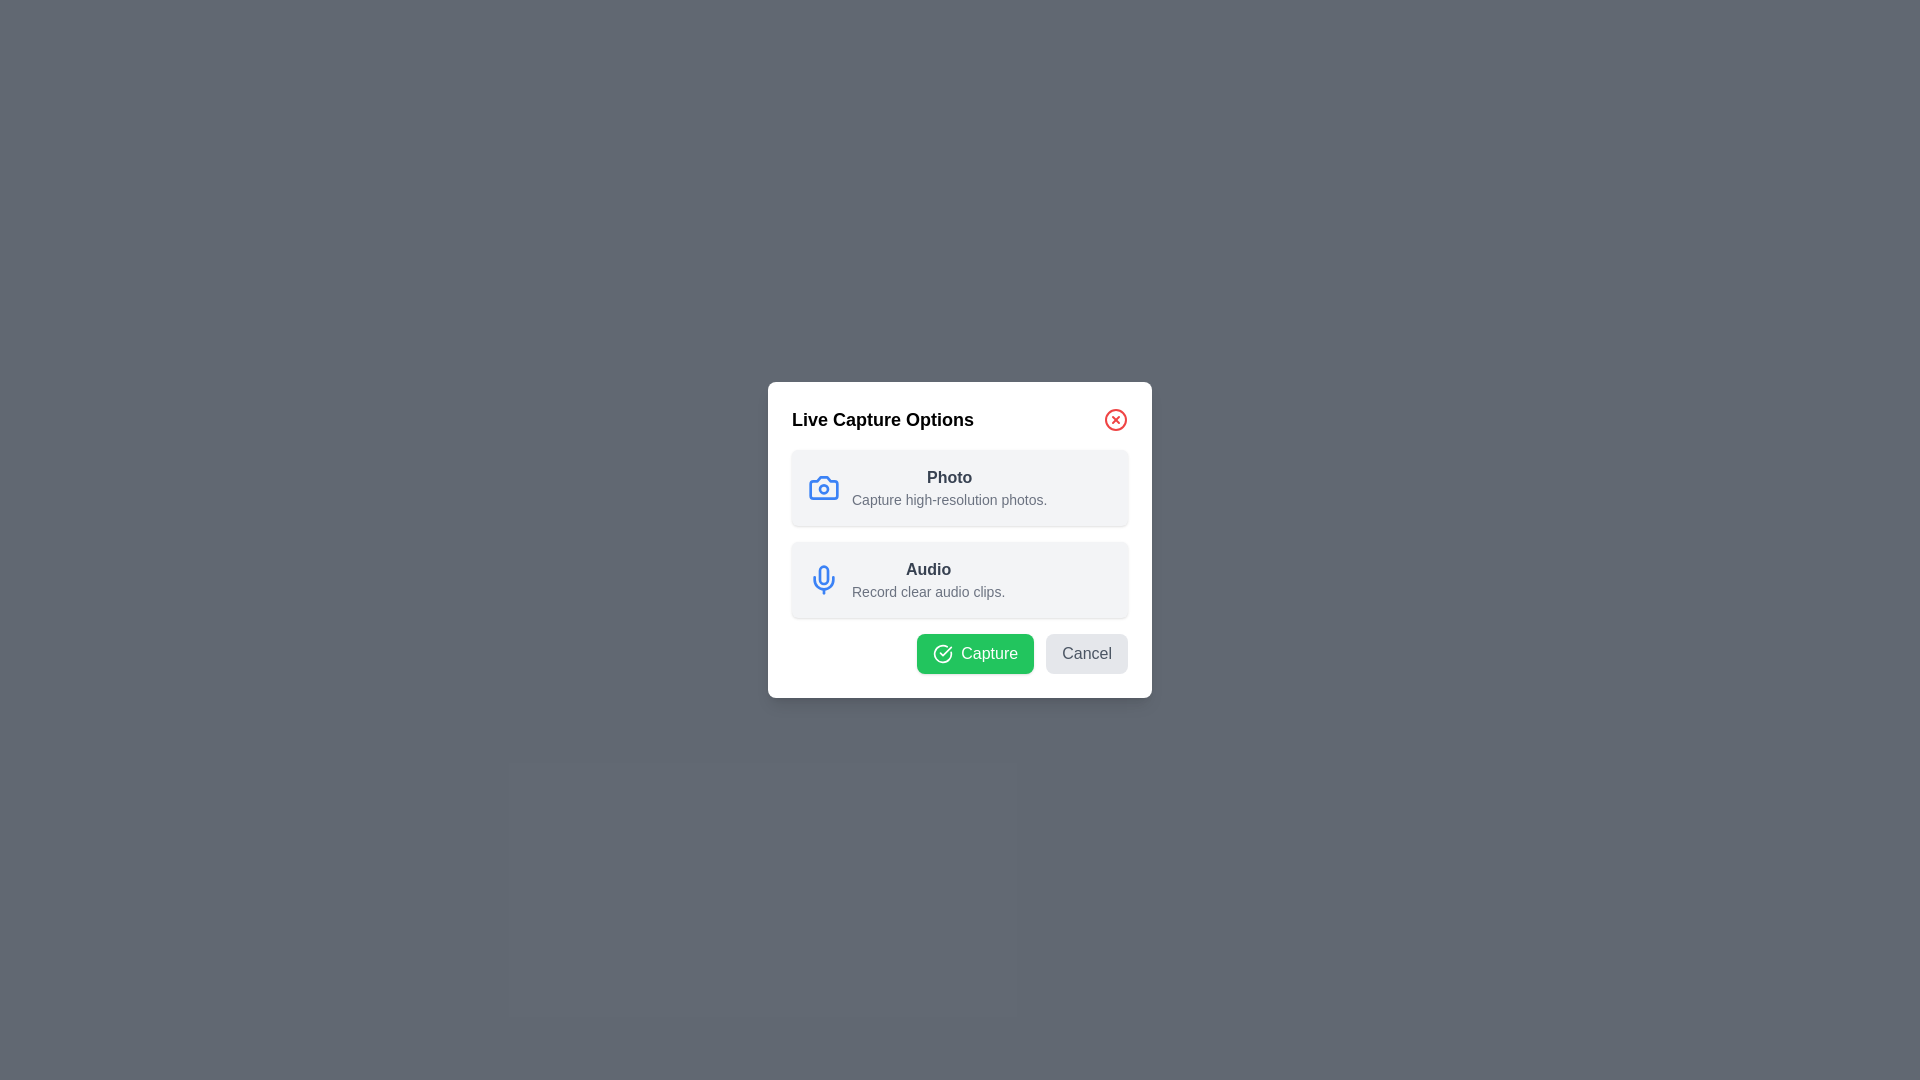 This screenshot has height=1080, width=1920. What do you see at coordinates (960, 579) in the screenshot?
I see `the capture mode Audio` at bounding box center [960, 579].